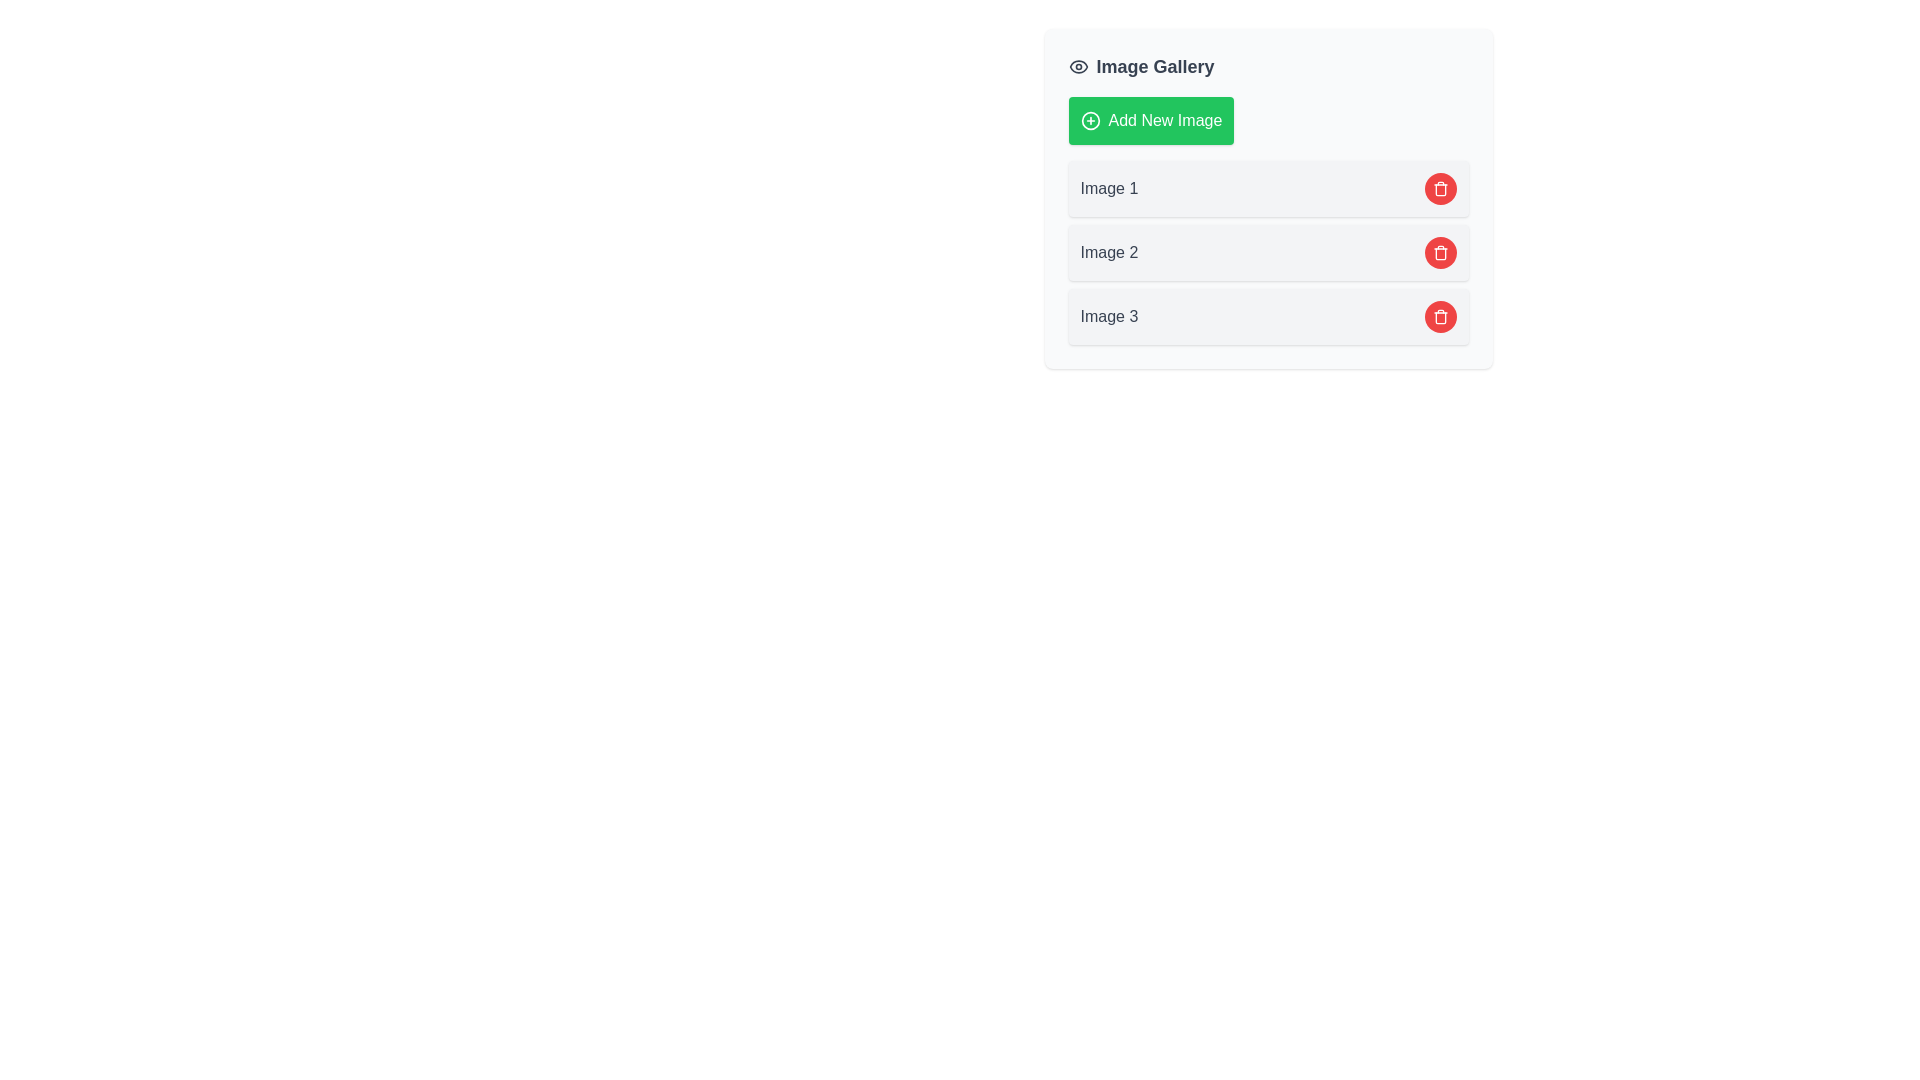 Image resolution: width=1920 pixels, height=1080 pixels. I want to click on the 'Add New Image' icon located to the left of the 'Add New Image' button in the 'Image Gallery' section, so click(1089, 120).